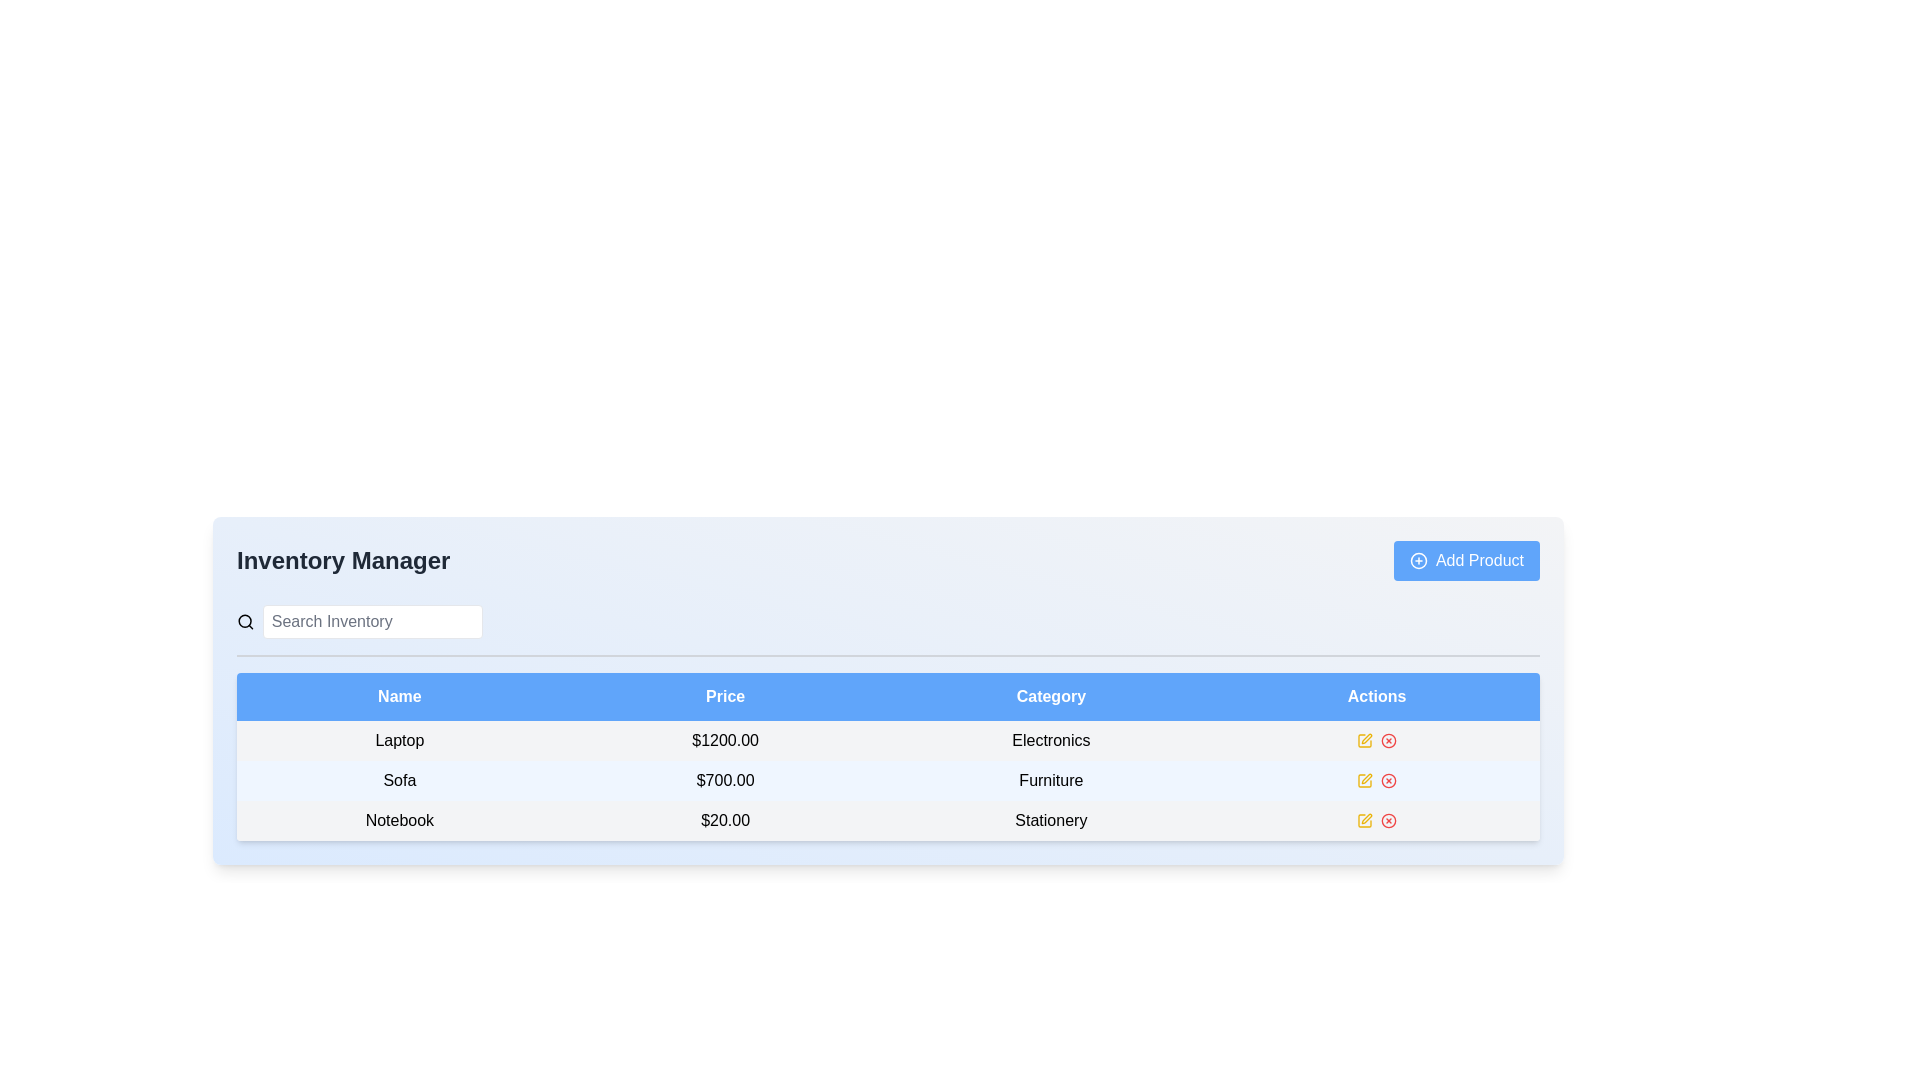 This screenshot has width=1920, height=1080. I want to click on the edit button in the Row Action Control for the Electronics category entry to modify the item, so click(1376, 740).